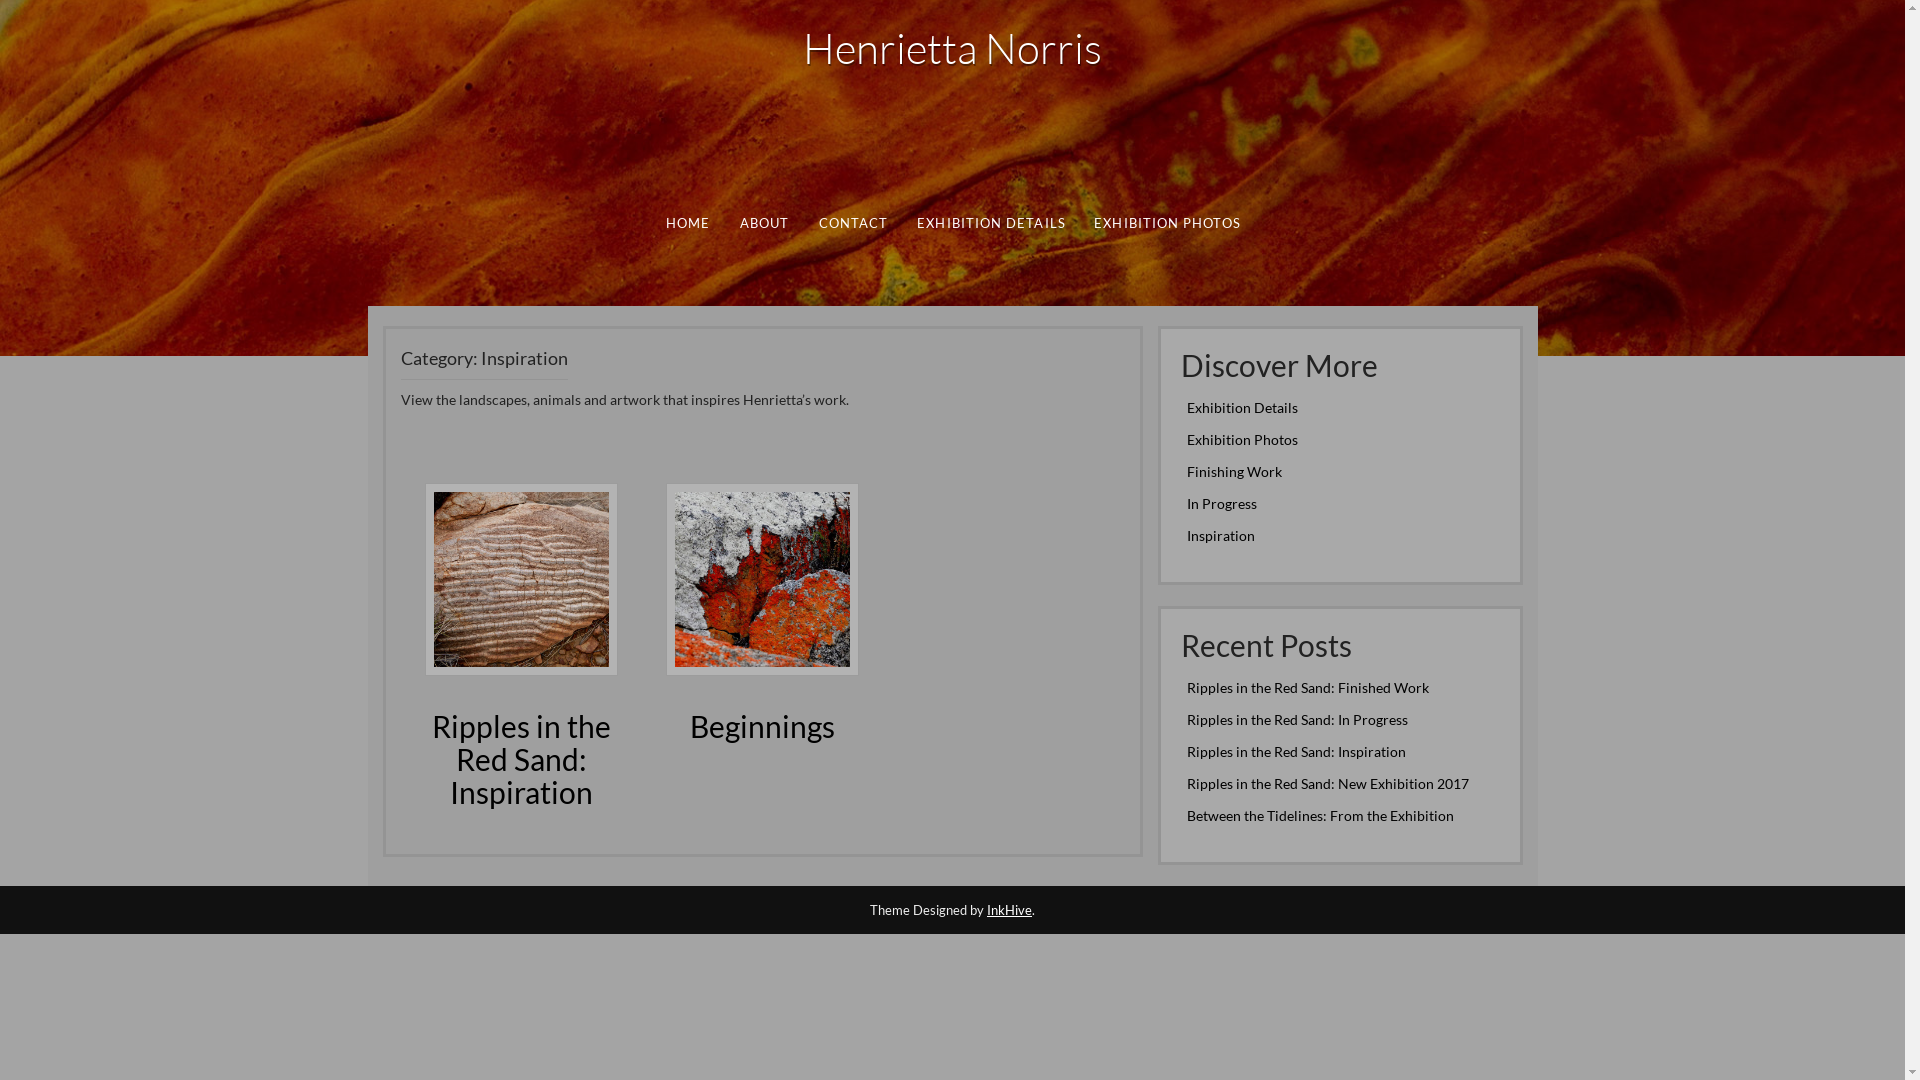  What do you see at coordinates (1326, 782) in the screenshot?
I see `'Ripples in the Red Sand: New Exhibition 2017'` at bounding box center [1326, 782].